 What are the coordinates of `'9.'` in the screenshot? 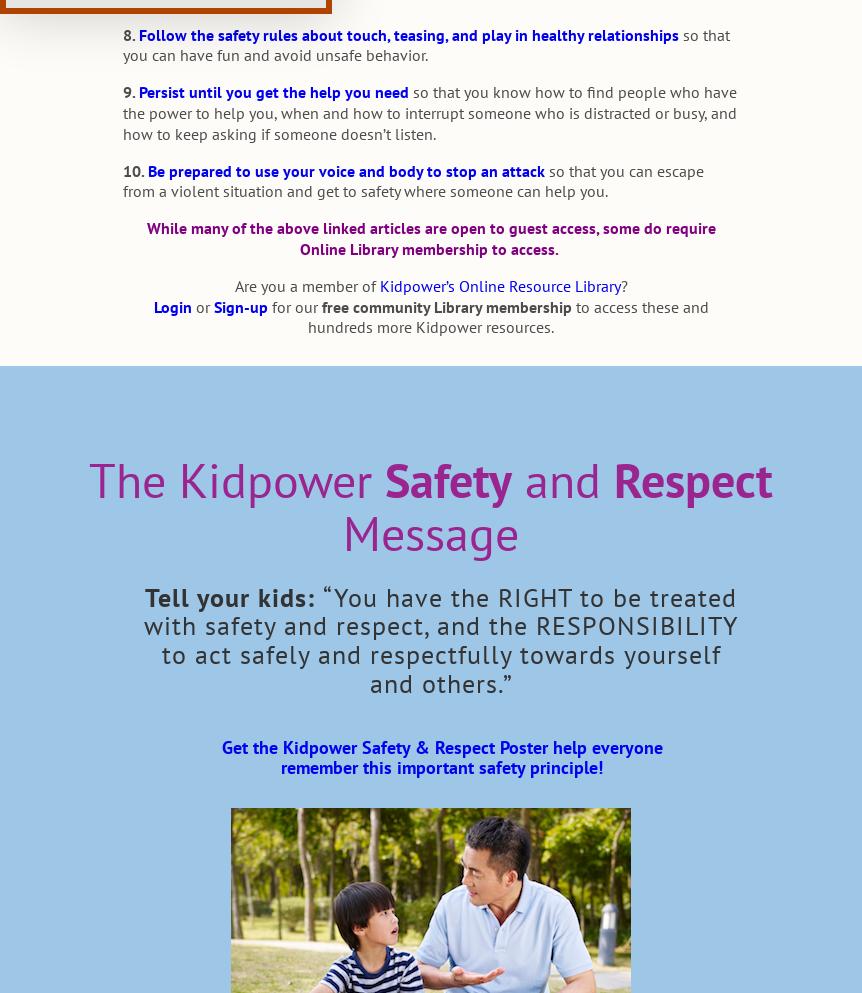 It's located at (127, 90).